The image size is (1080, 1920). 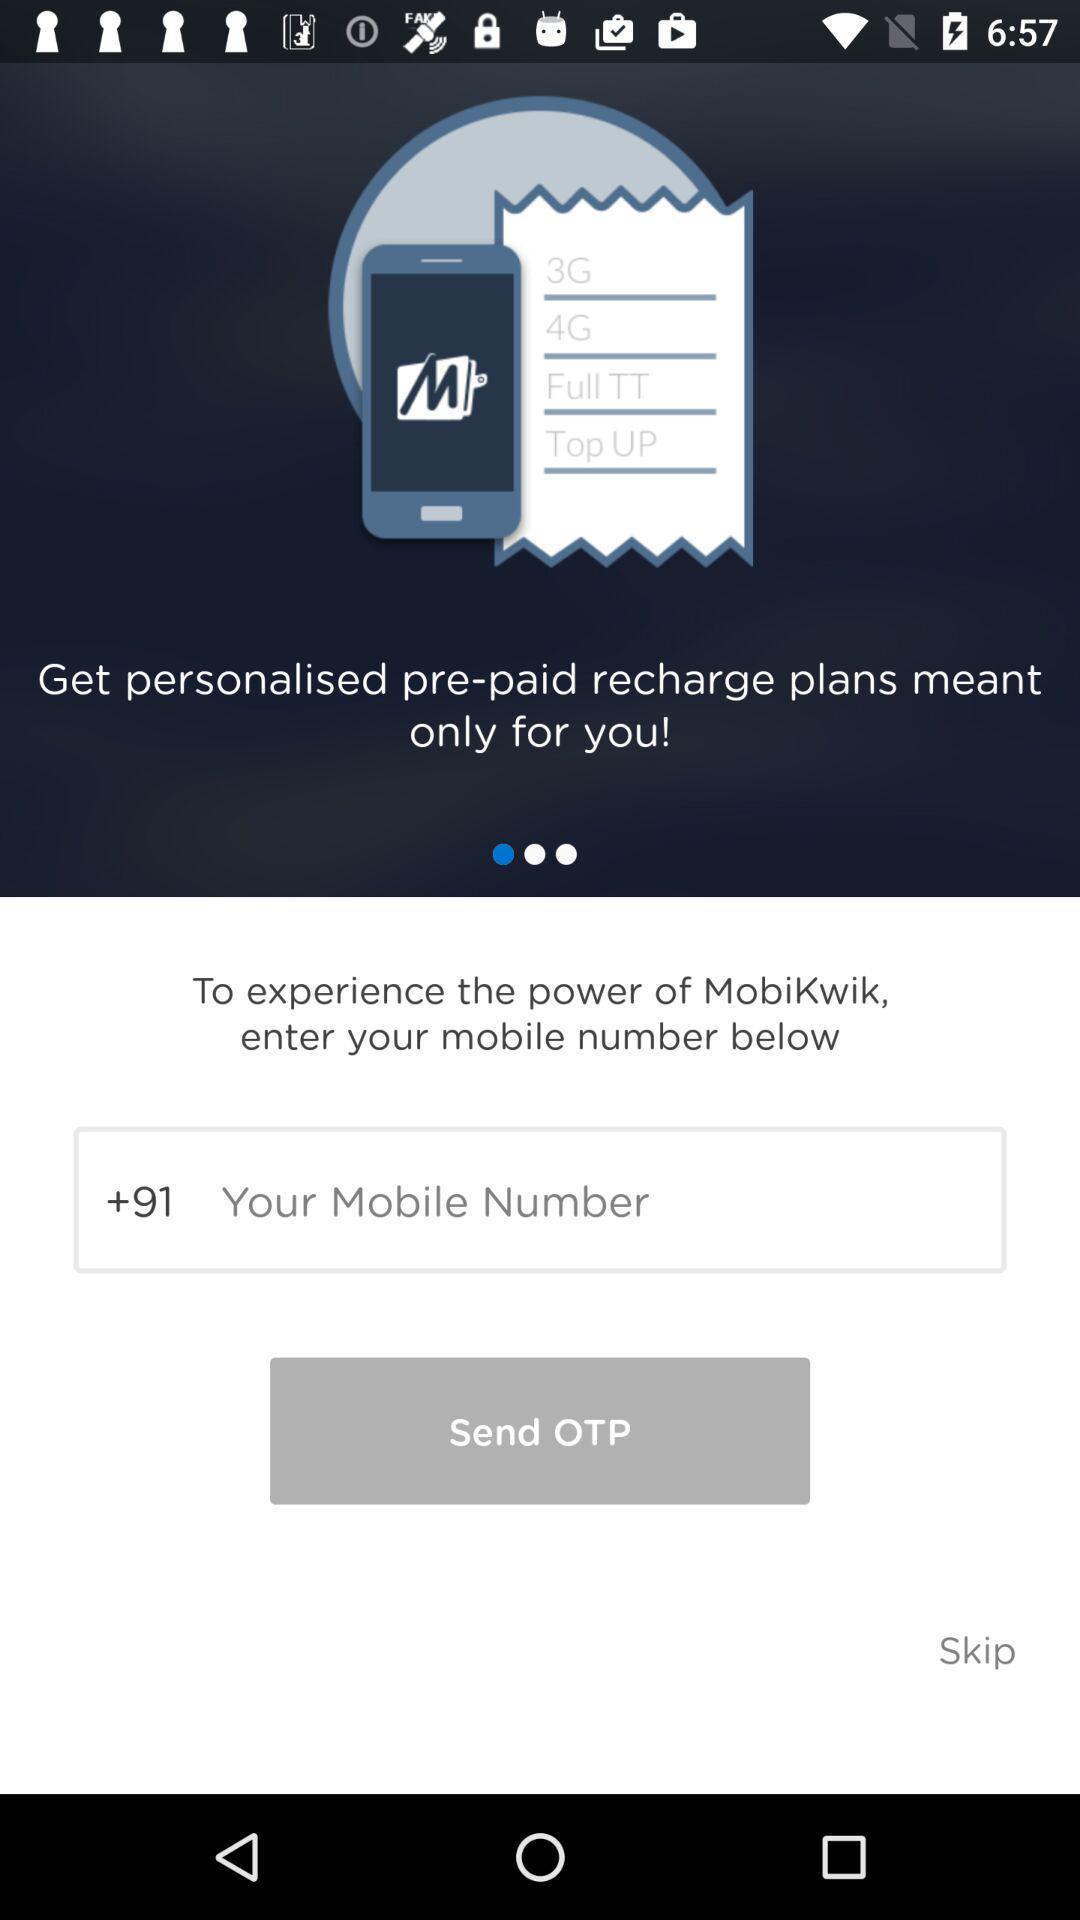 What do you see at coordinates (976, 1648) in the screenshot?
I see `the skip` at bounding box center [976, 1648].